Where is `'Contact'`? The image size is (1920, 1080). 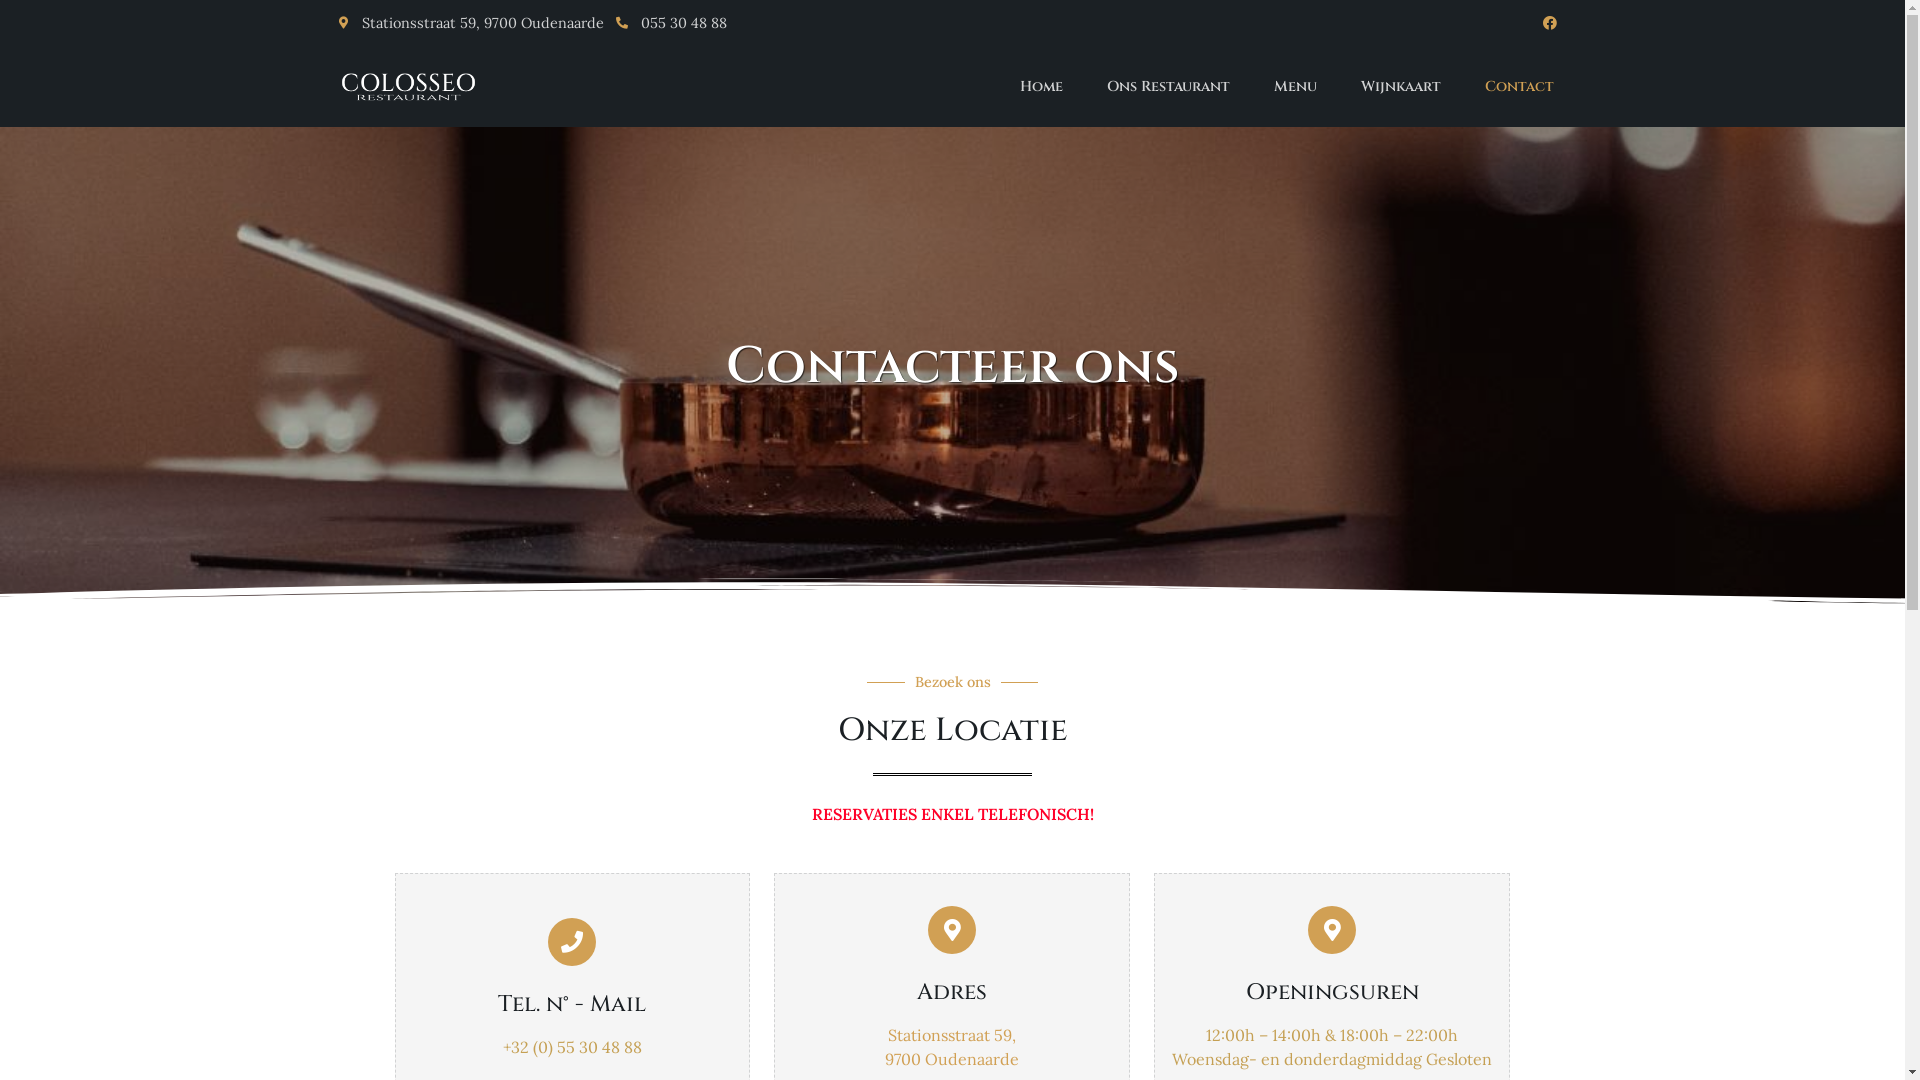 'Contact' is located at coordinates (1518, 86).